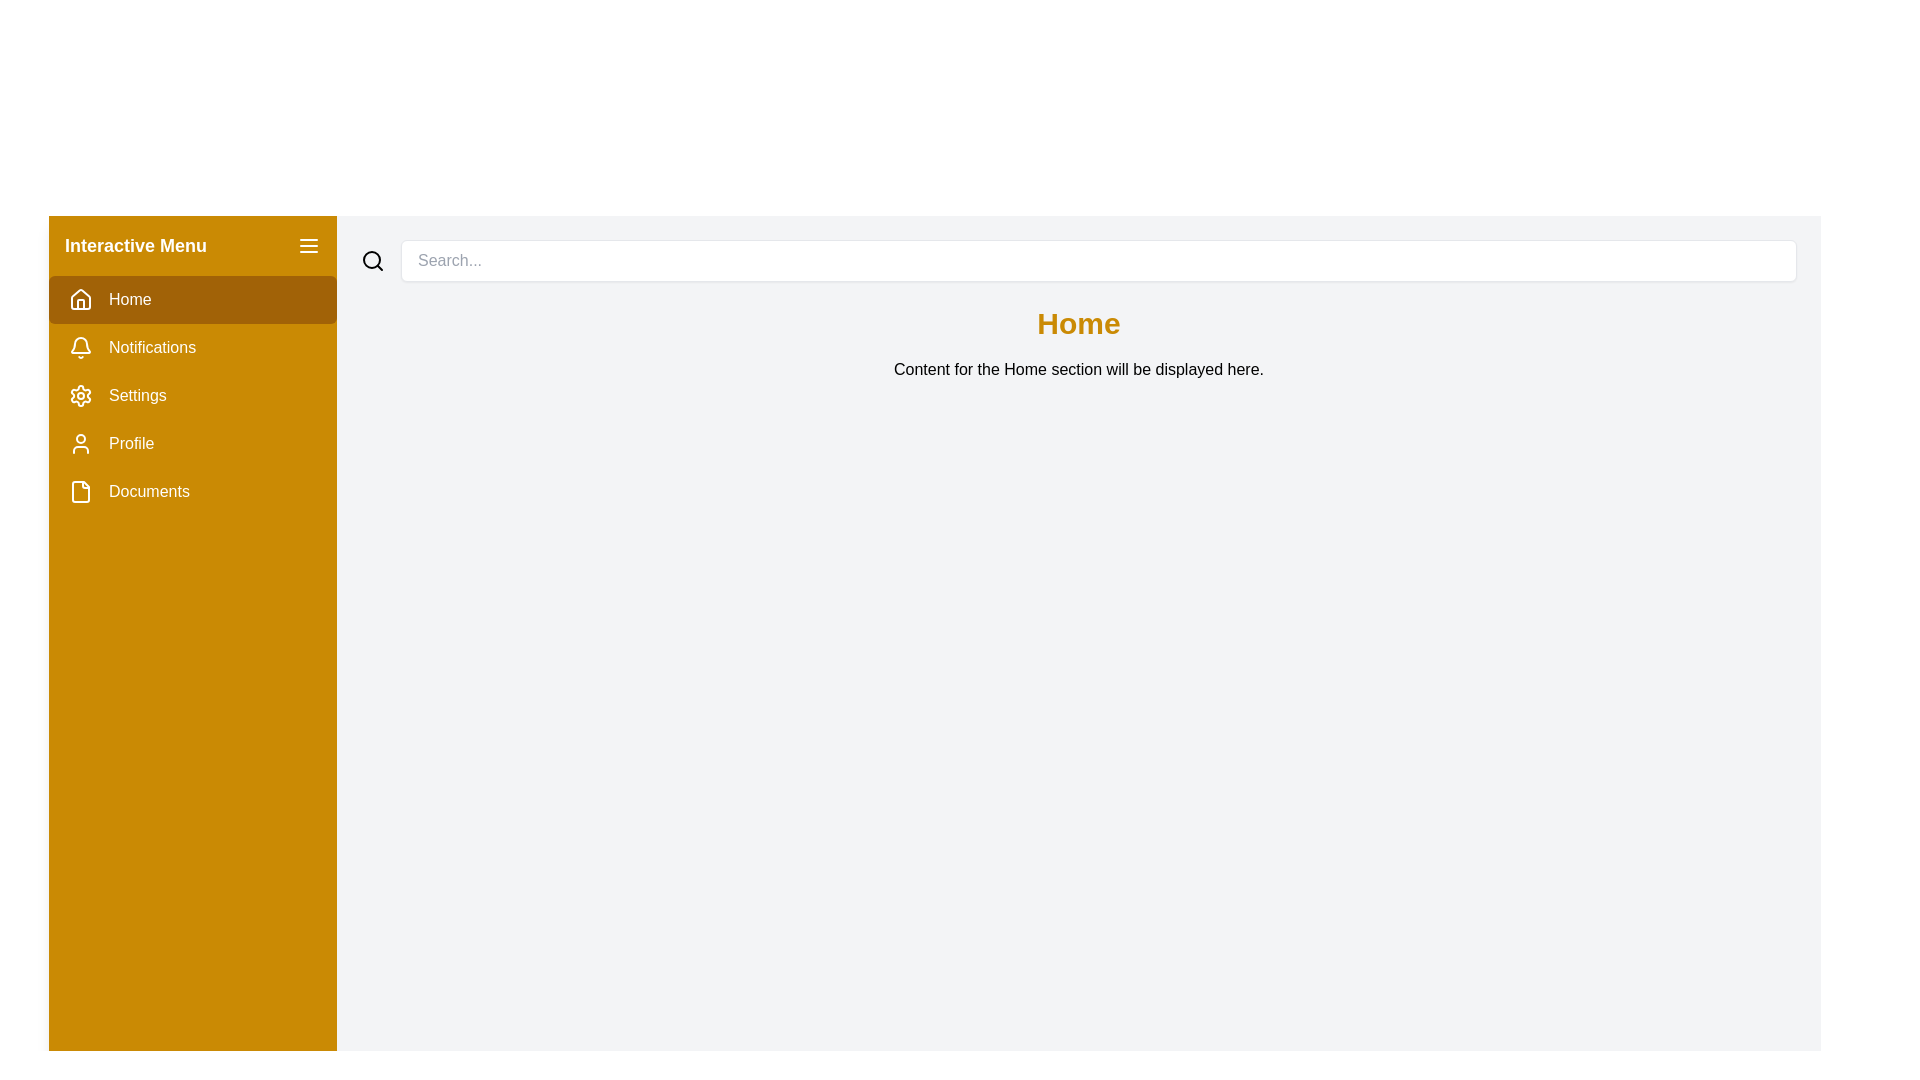 The height and width of the screenshot is (1080, 1920). Describe the element at coordinates (129, 300) in the screenshot. I see `the 'Home' text label styled in white font on a yellow background` at that location.